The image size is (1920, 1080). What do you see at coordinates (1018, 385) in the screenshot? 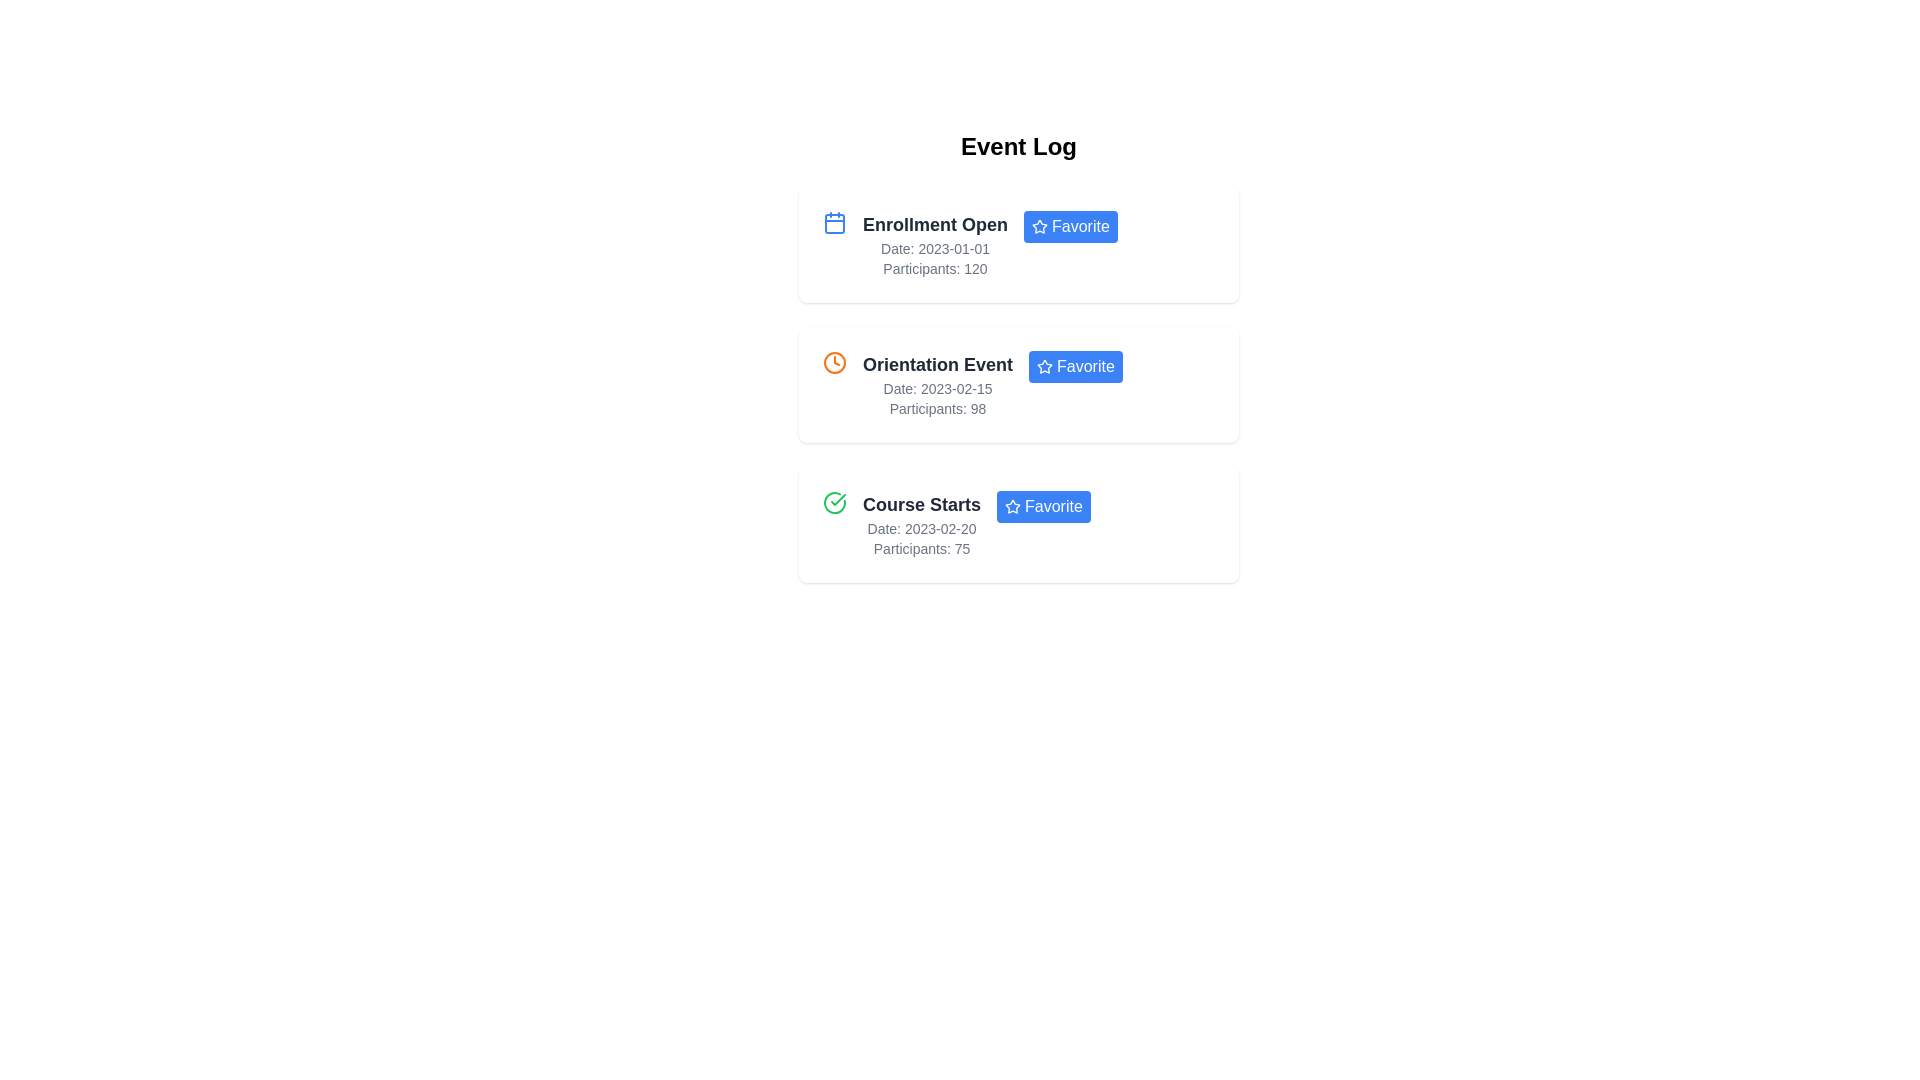
I see `the event card in the 'Event Log'` at bounding box center [1018, 385].